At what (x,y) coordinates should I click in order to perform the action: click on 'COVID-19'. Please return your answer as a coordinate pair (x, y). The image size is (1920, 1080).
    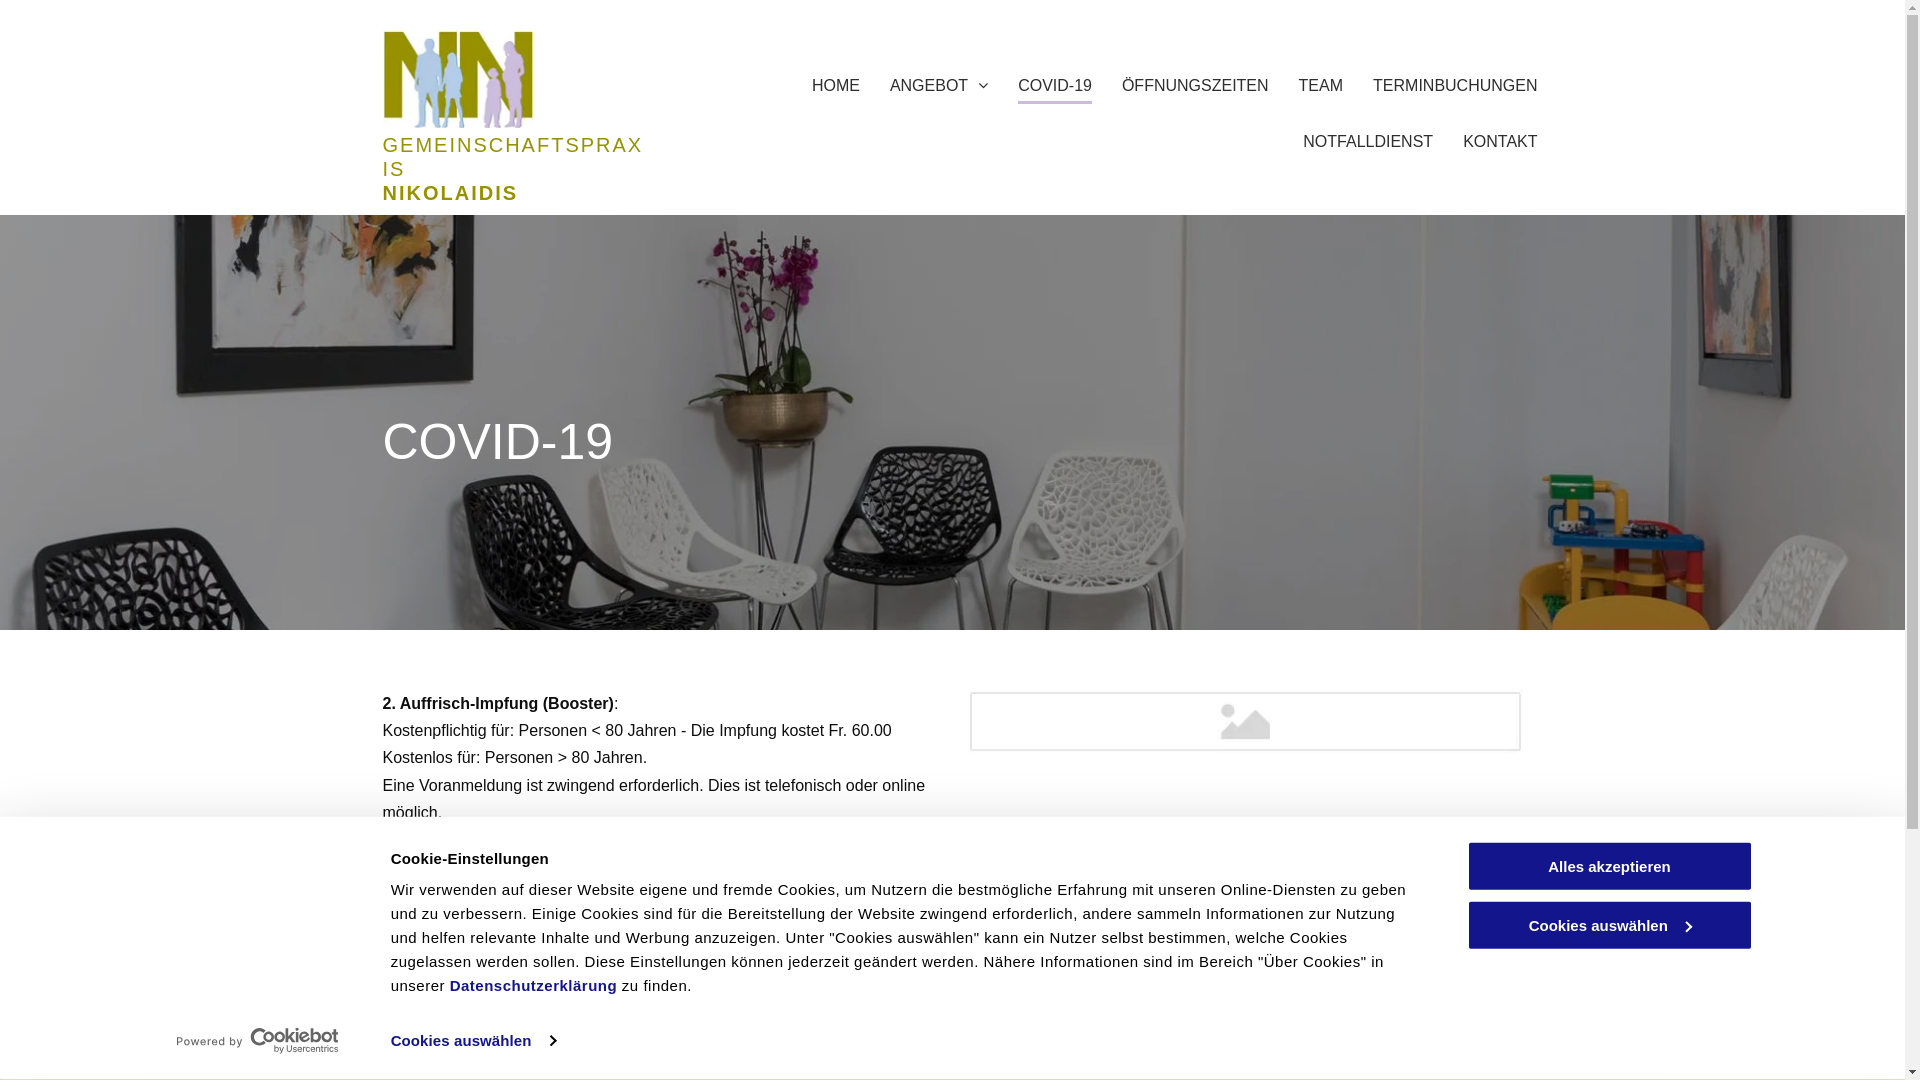
    Looking at the image, I should click on (1054, 80).